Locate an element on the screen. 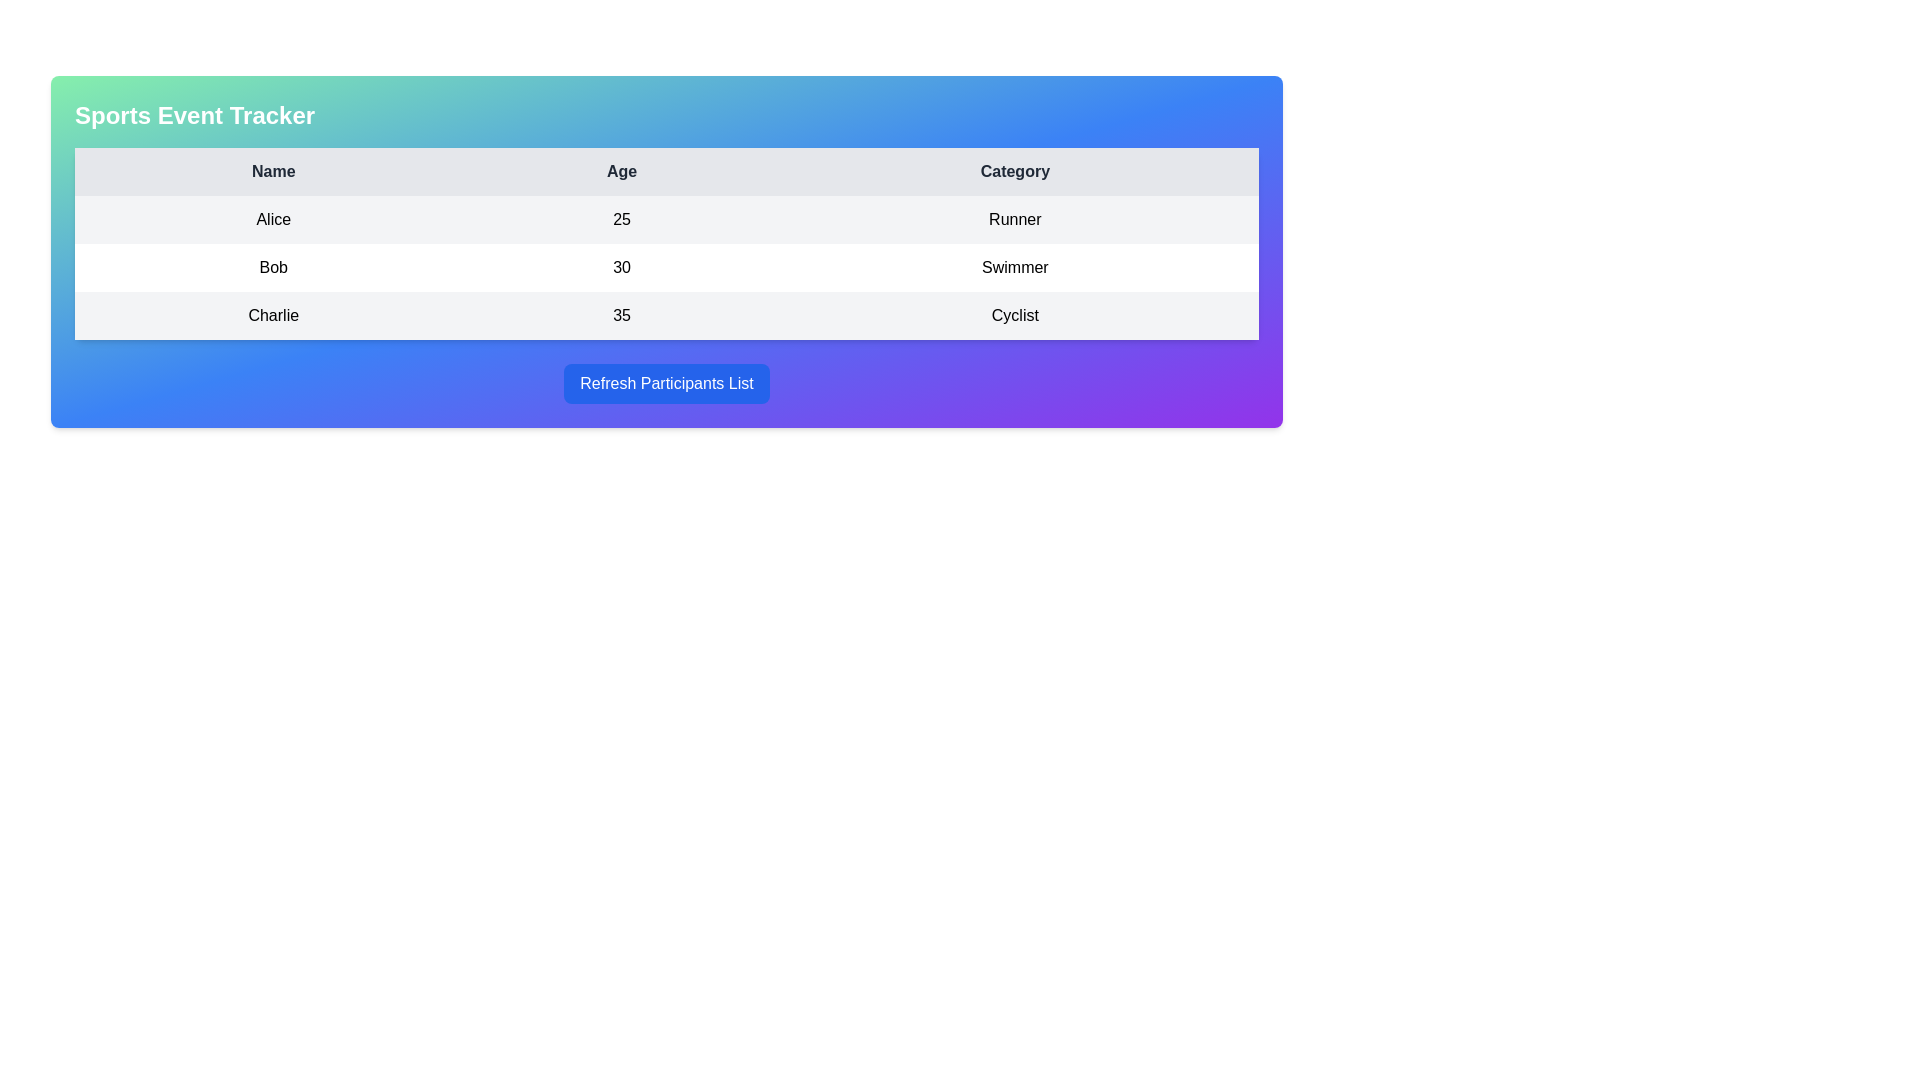 The height and width of the screenshot is (1080, 1920). the plain text displaying the number '30' located in the 'Age' column of the table associated with the row for 'Bob Swimmer' is located at coordinates (621, 266).